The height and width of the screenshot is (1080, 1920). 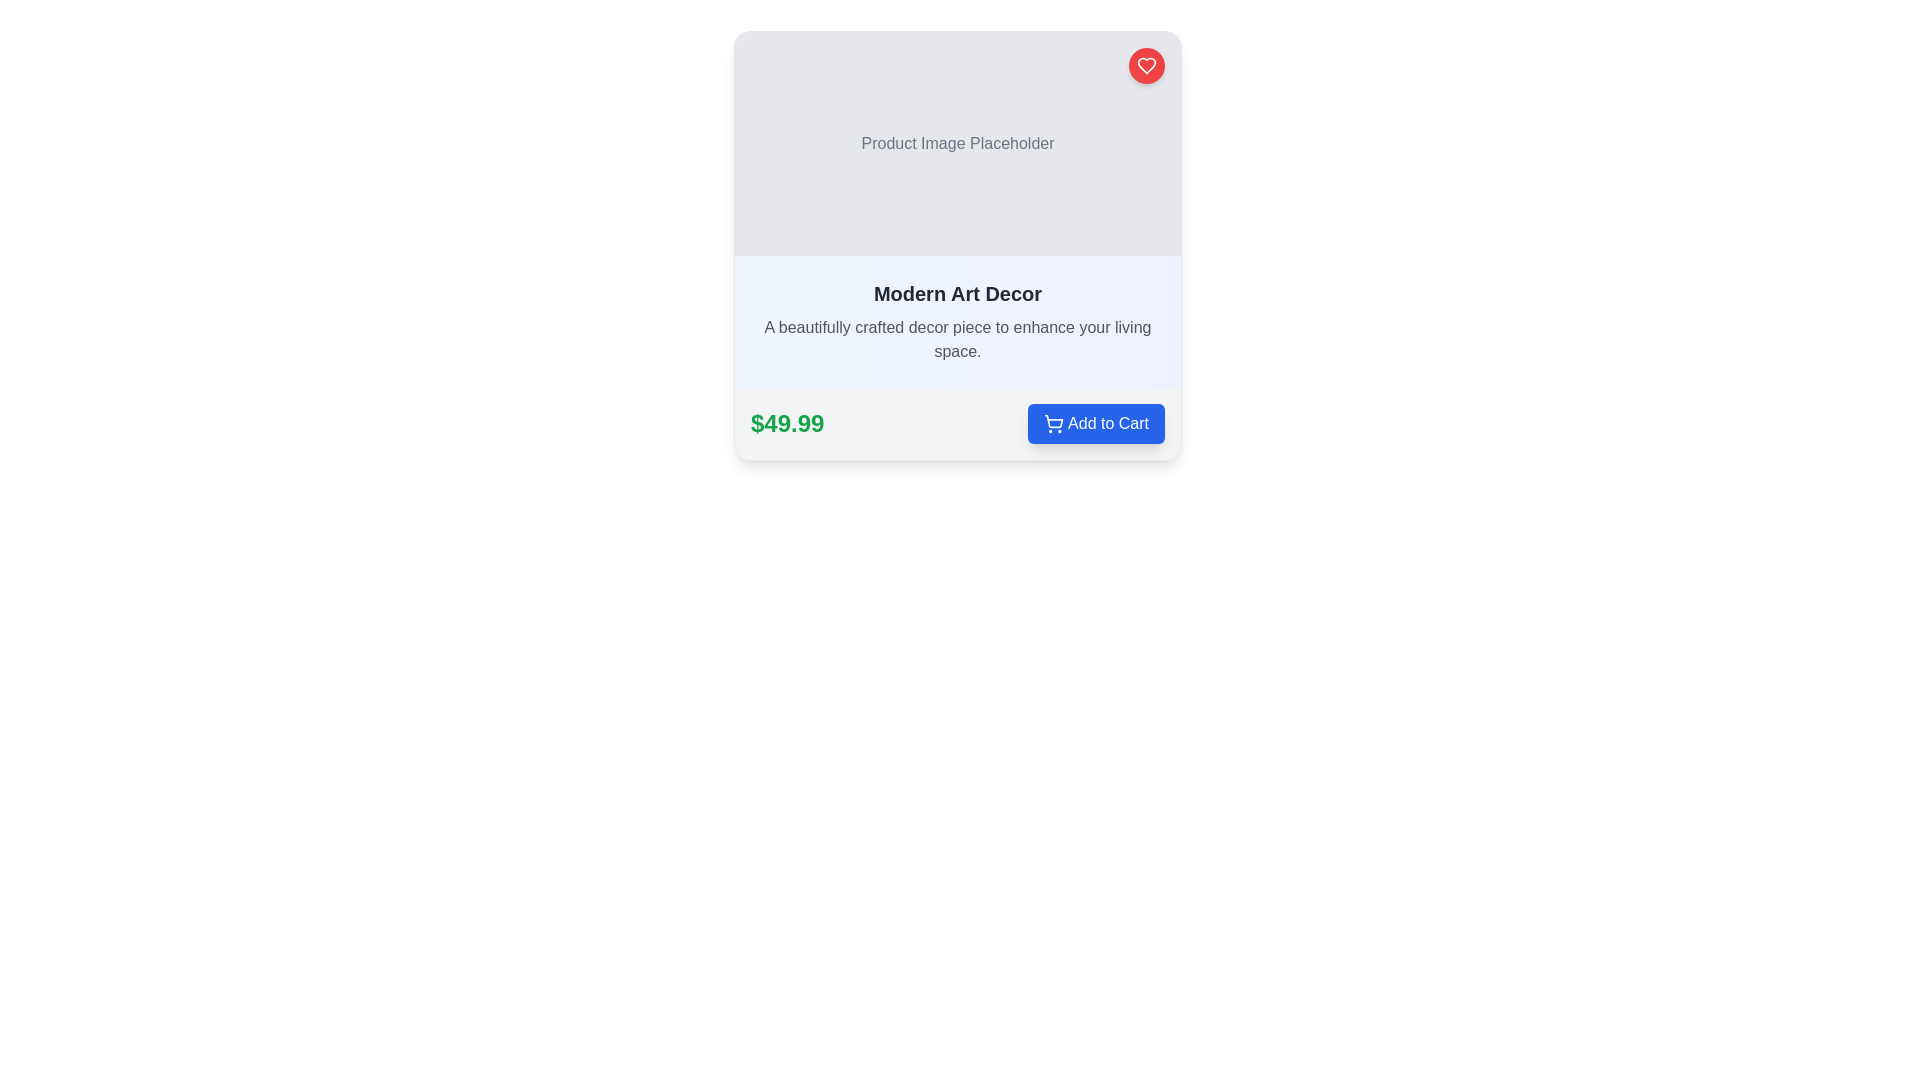 I want to click on the 'Add to Cart' button, which has a blue background and white text, so click(x=1095, y=423).